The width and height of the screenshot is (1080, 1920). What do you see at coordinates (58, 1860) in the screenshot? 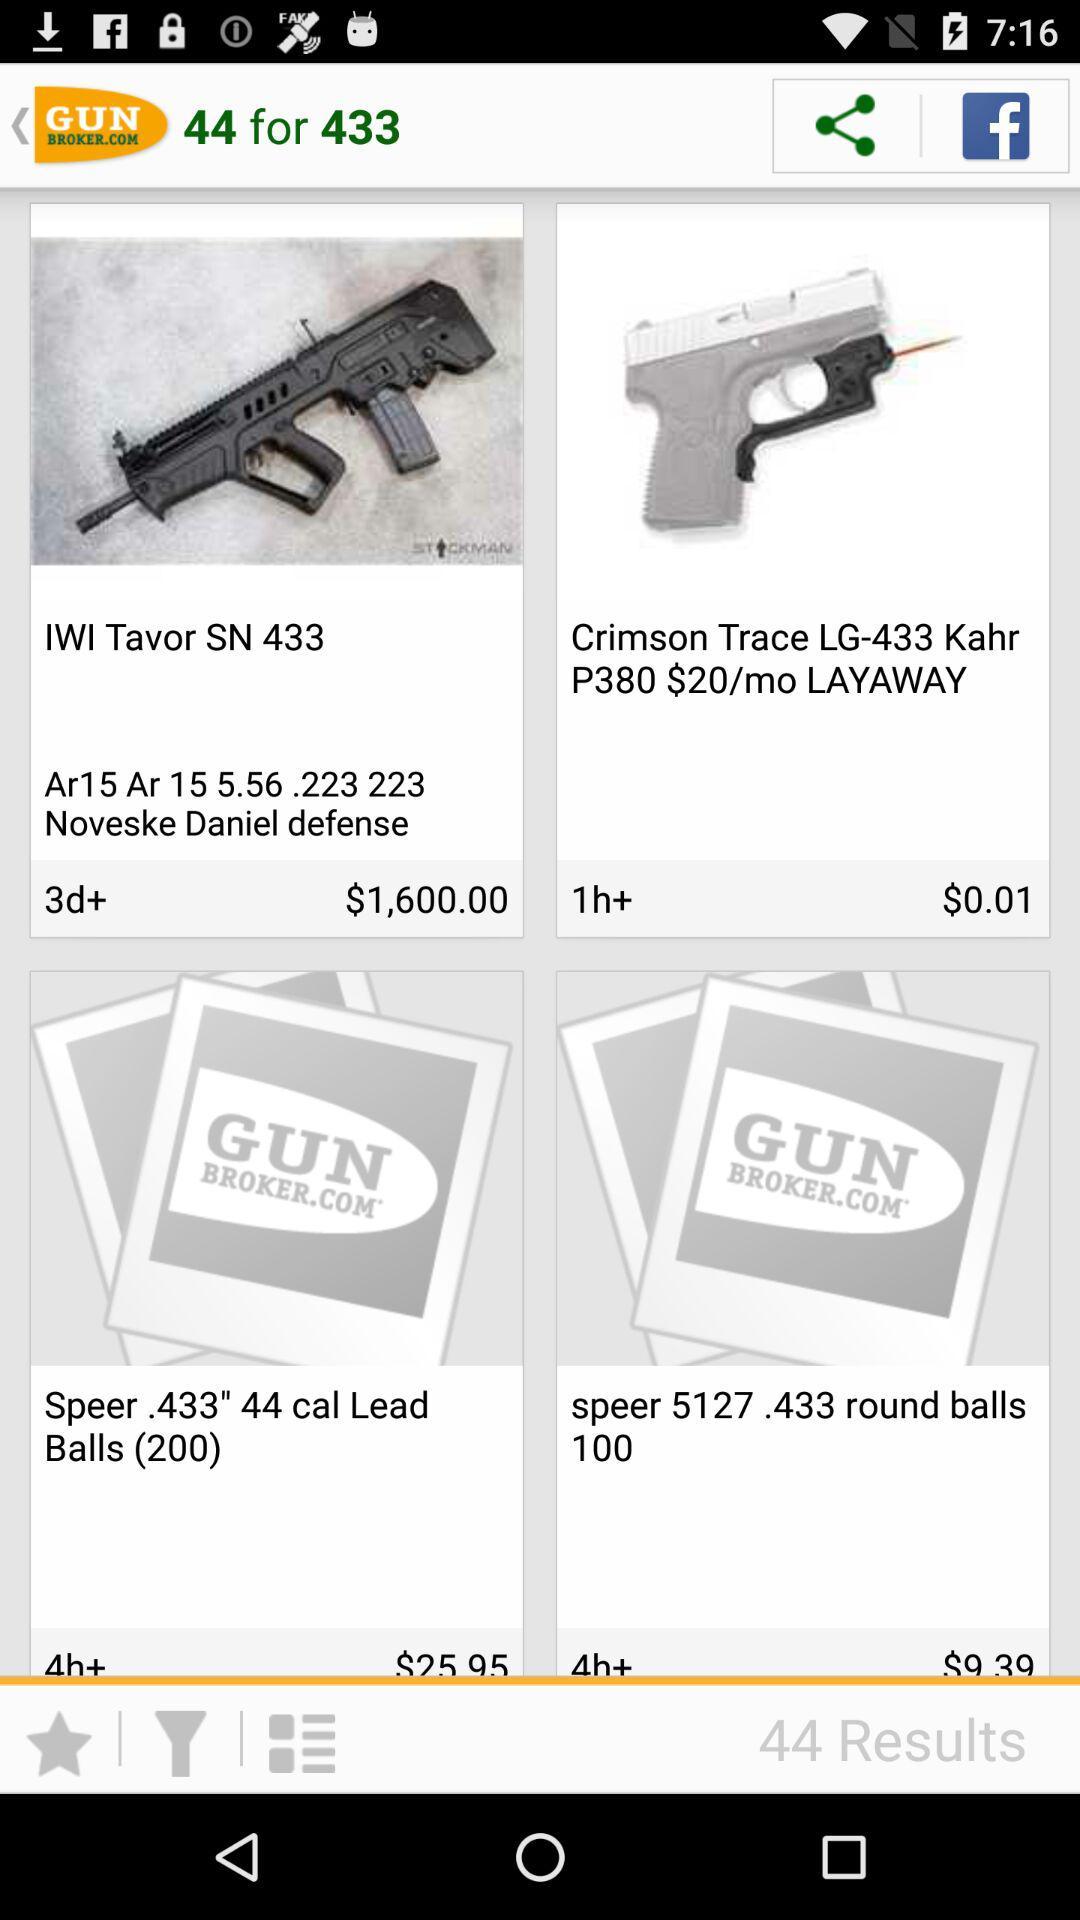
I see `the star icon` at bounding box center [58, 1860].